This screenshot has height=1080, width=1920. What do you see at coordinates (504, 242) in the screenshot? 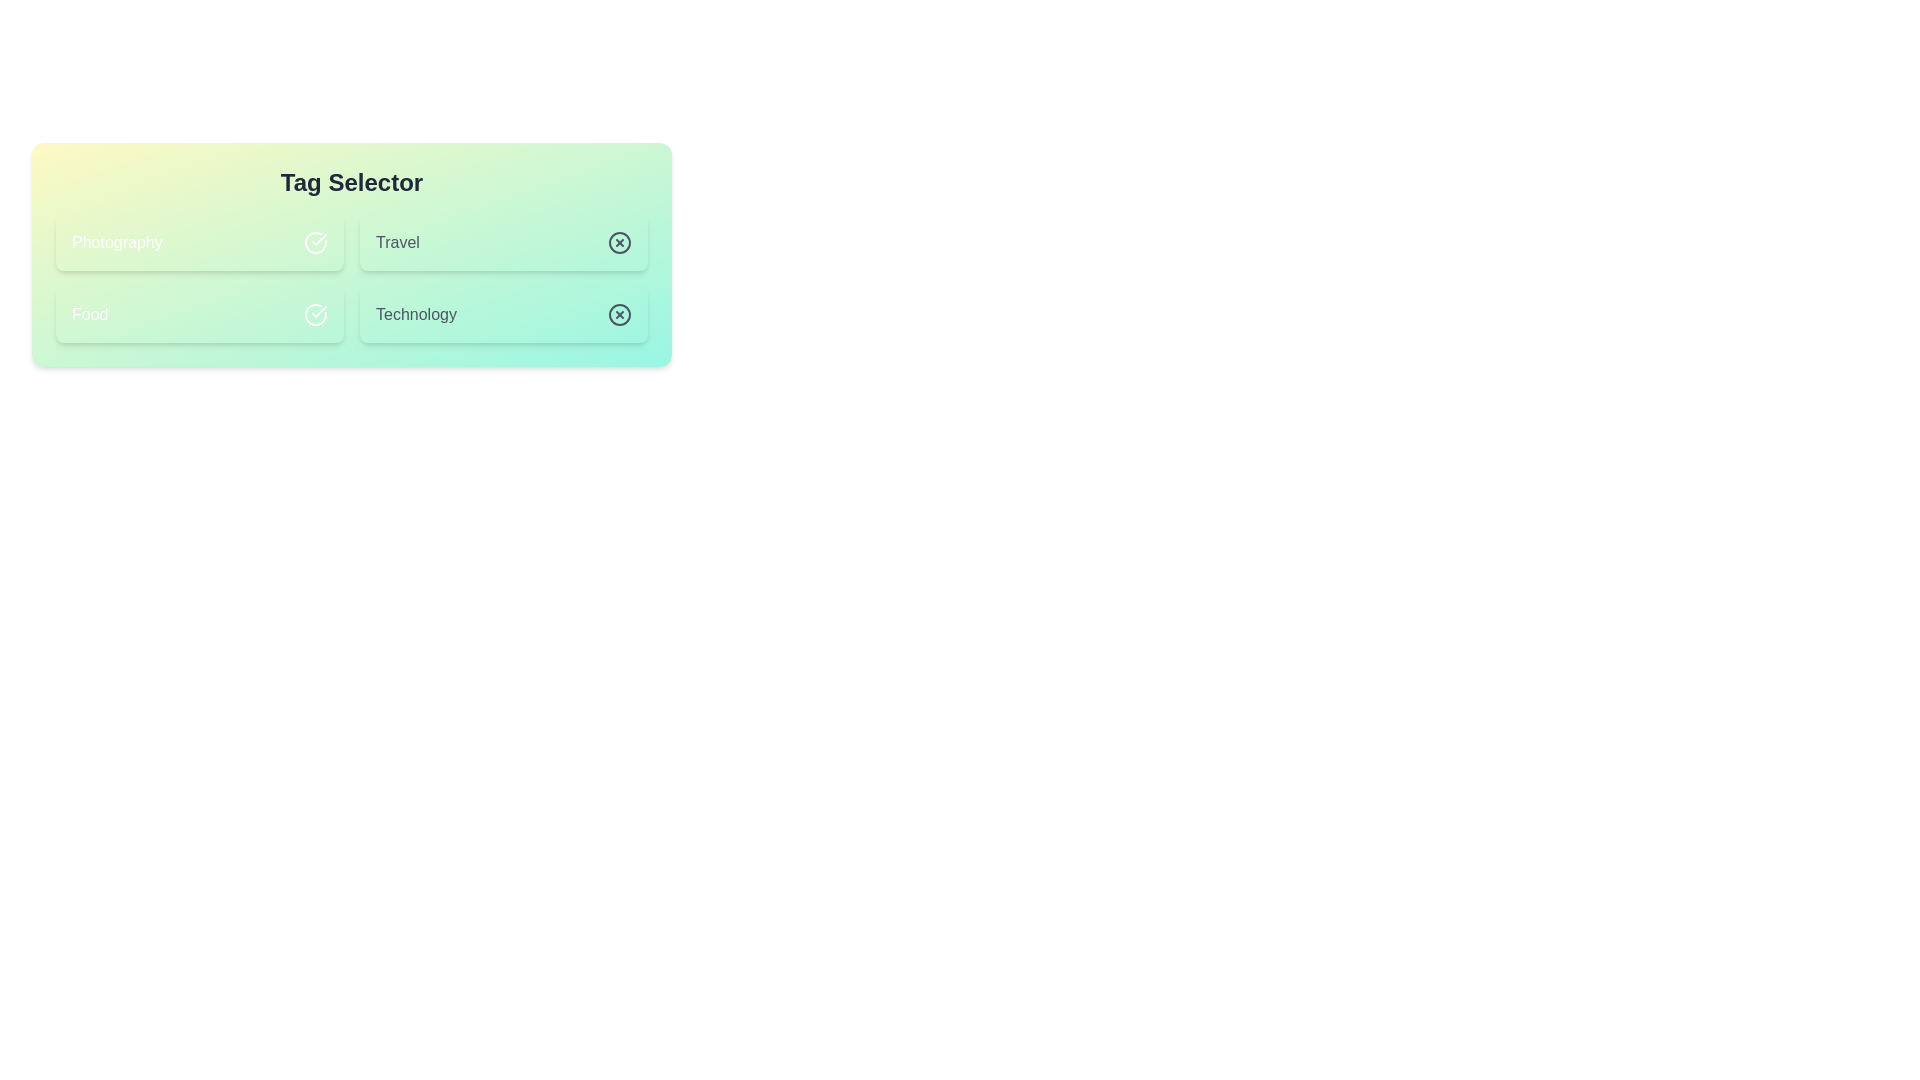
I see `the tag labeled Travel to toggle its active state` at bounding box center [504, 242].